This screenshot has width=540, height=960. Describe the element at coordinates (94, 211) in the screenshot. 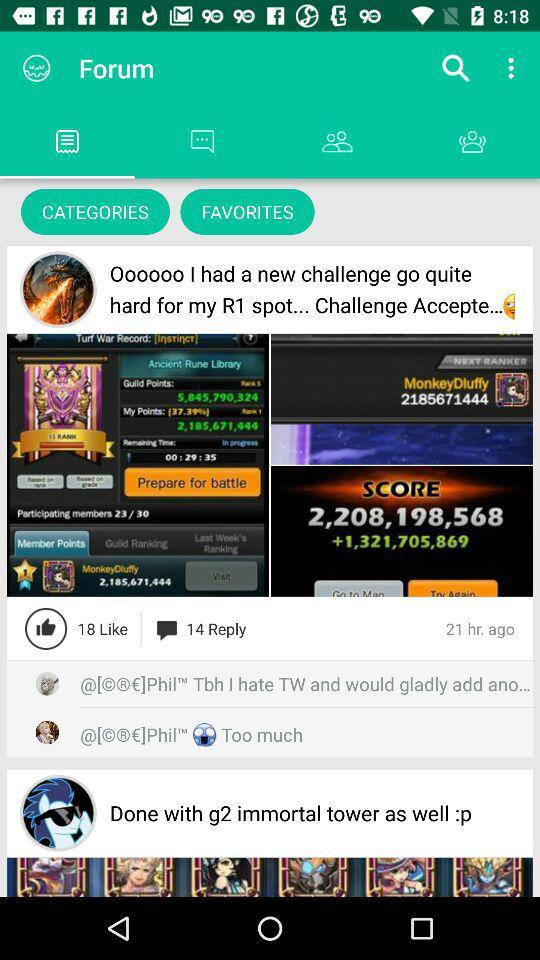

I see `item next to favorites item` at that location.